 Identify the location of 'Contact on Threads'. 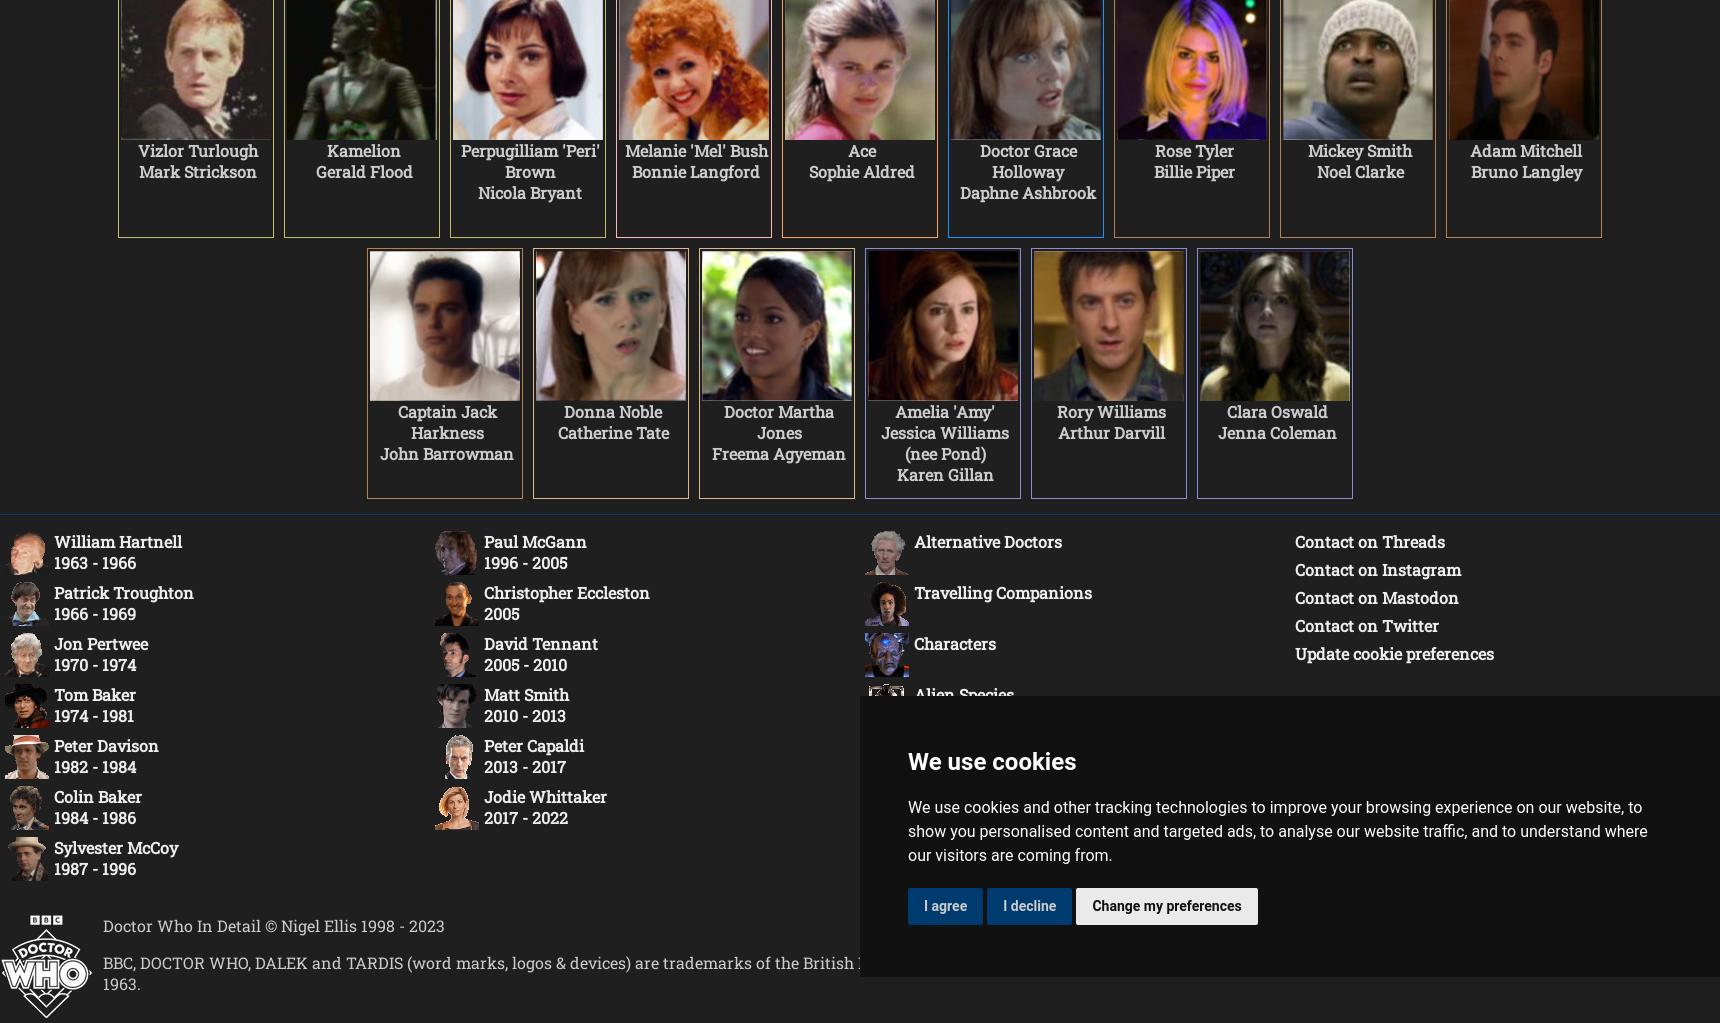
(1369, 540).